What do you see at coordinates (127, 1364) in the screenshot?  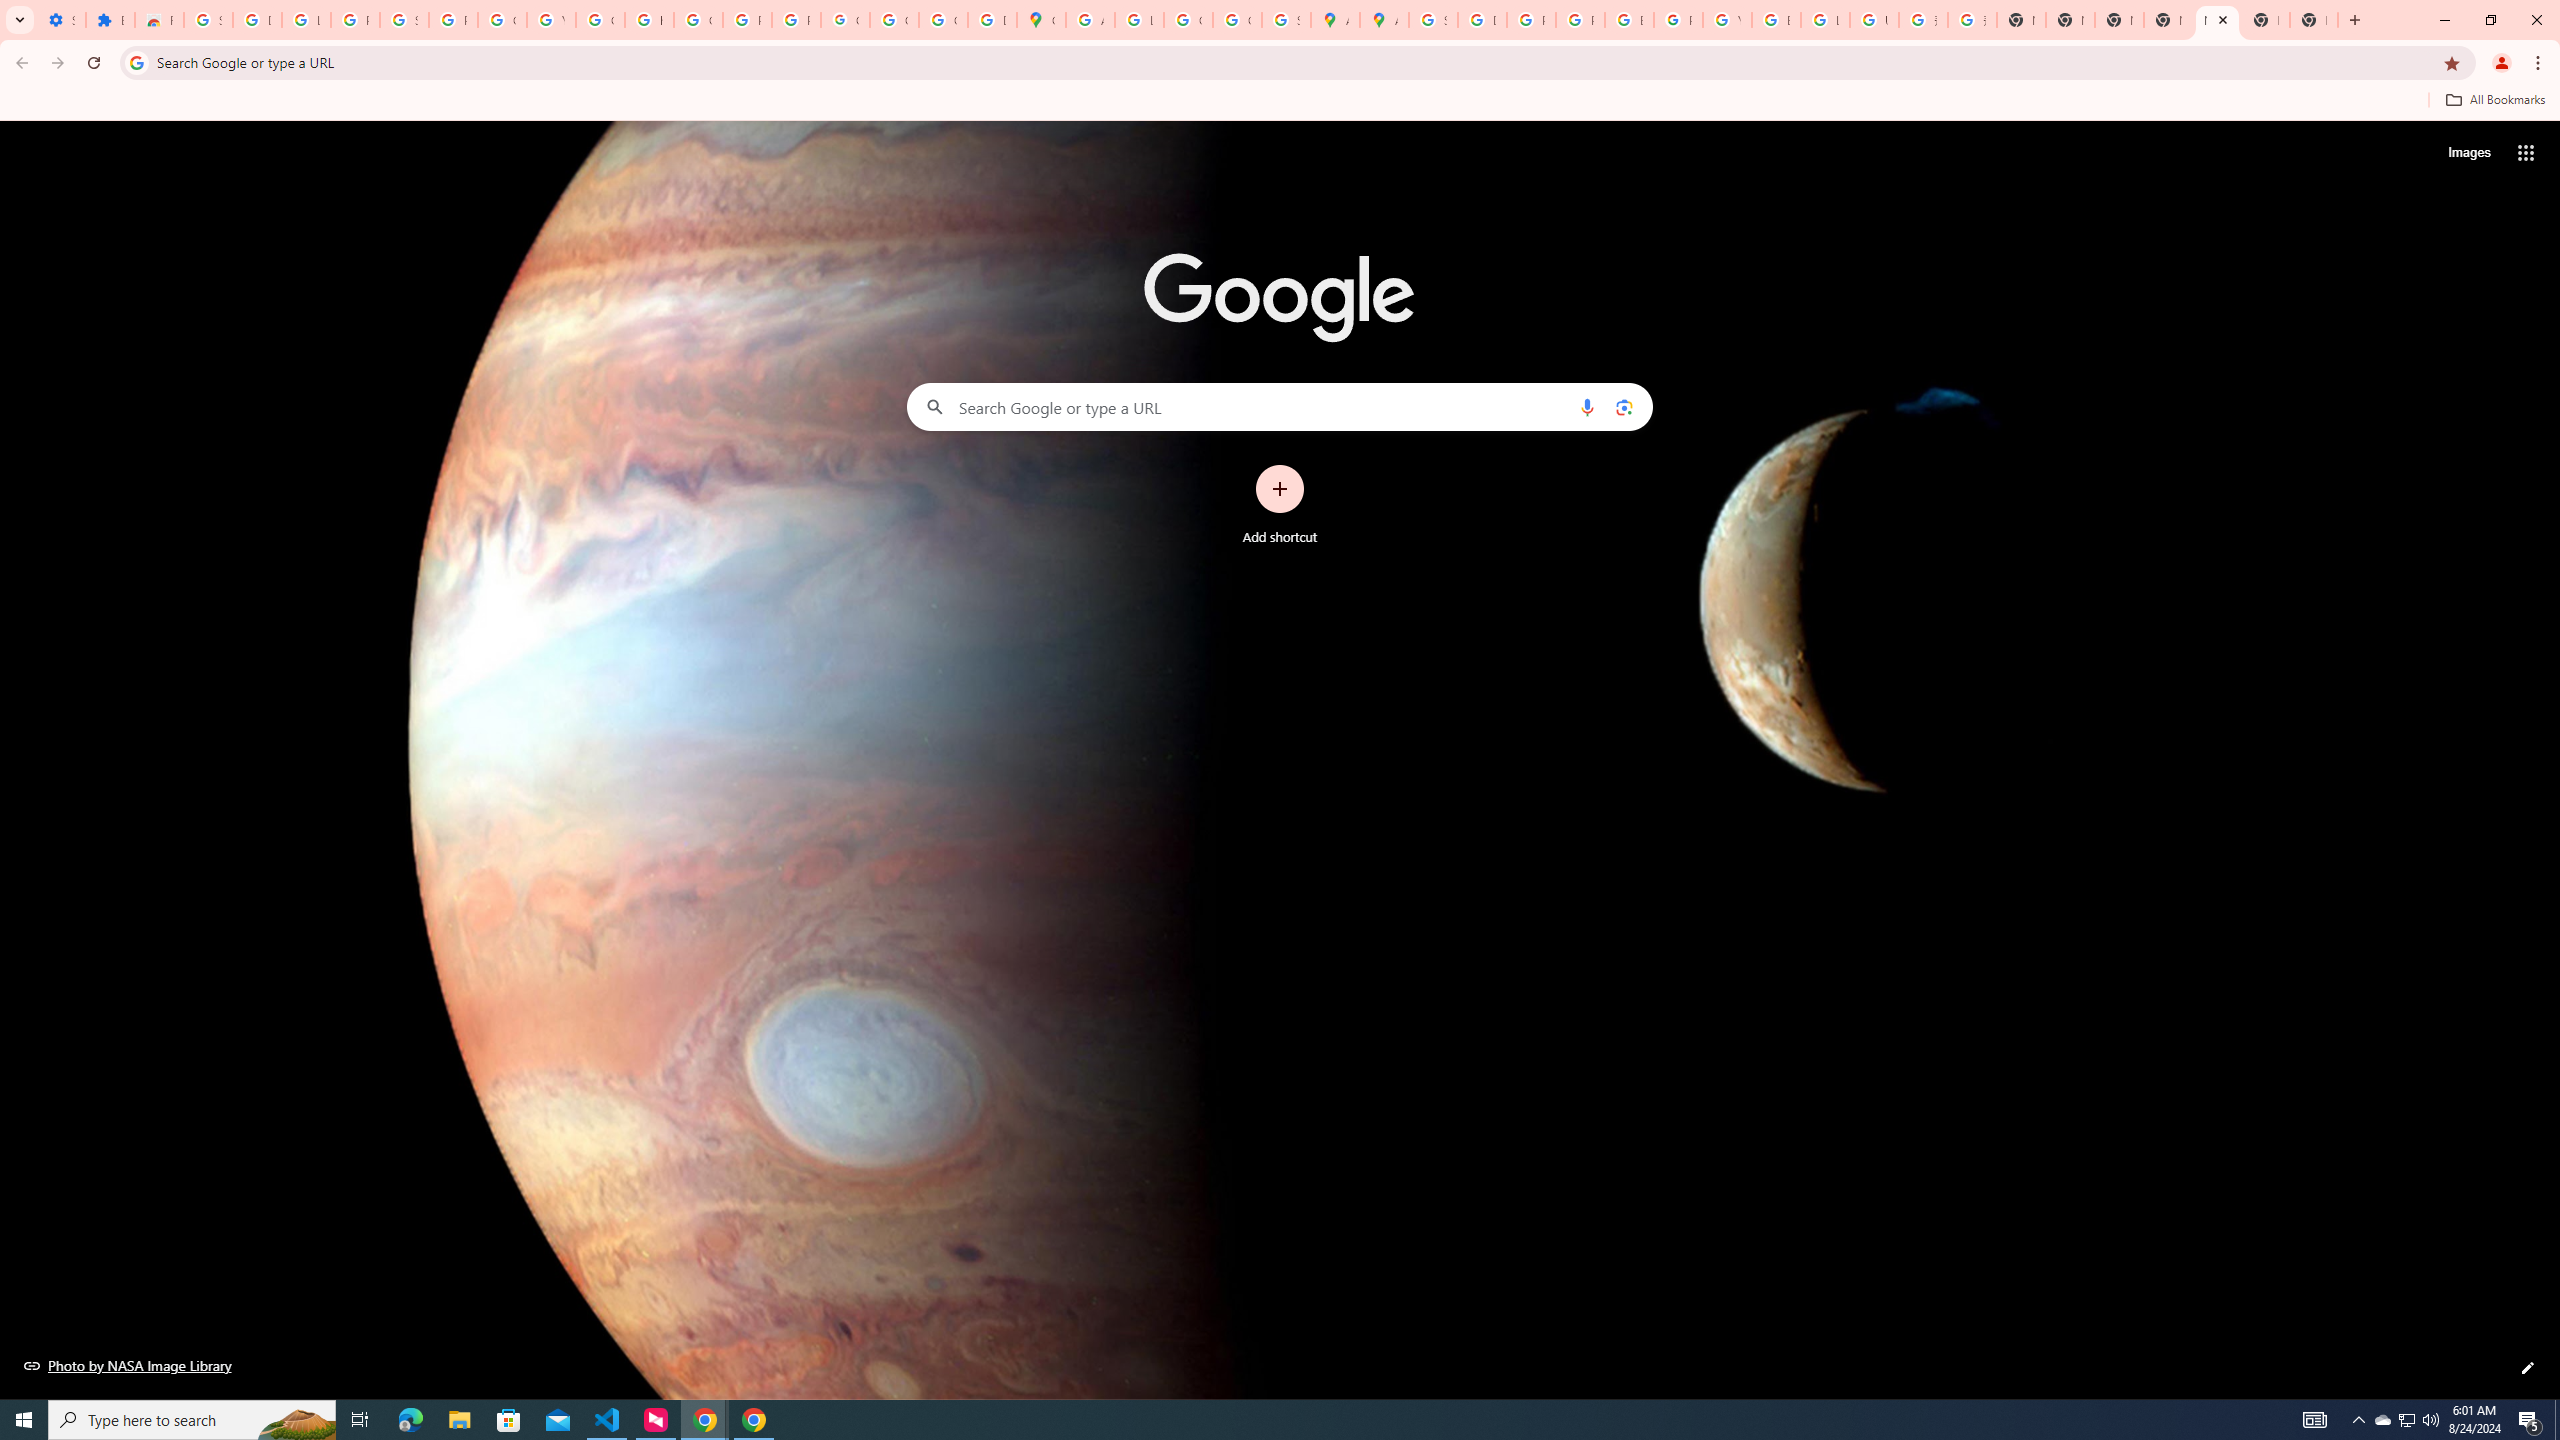 I see `'Photo by NASA Image Library'` at bounding box center [127, 1364].